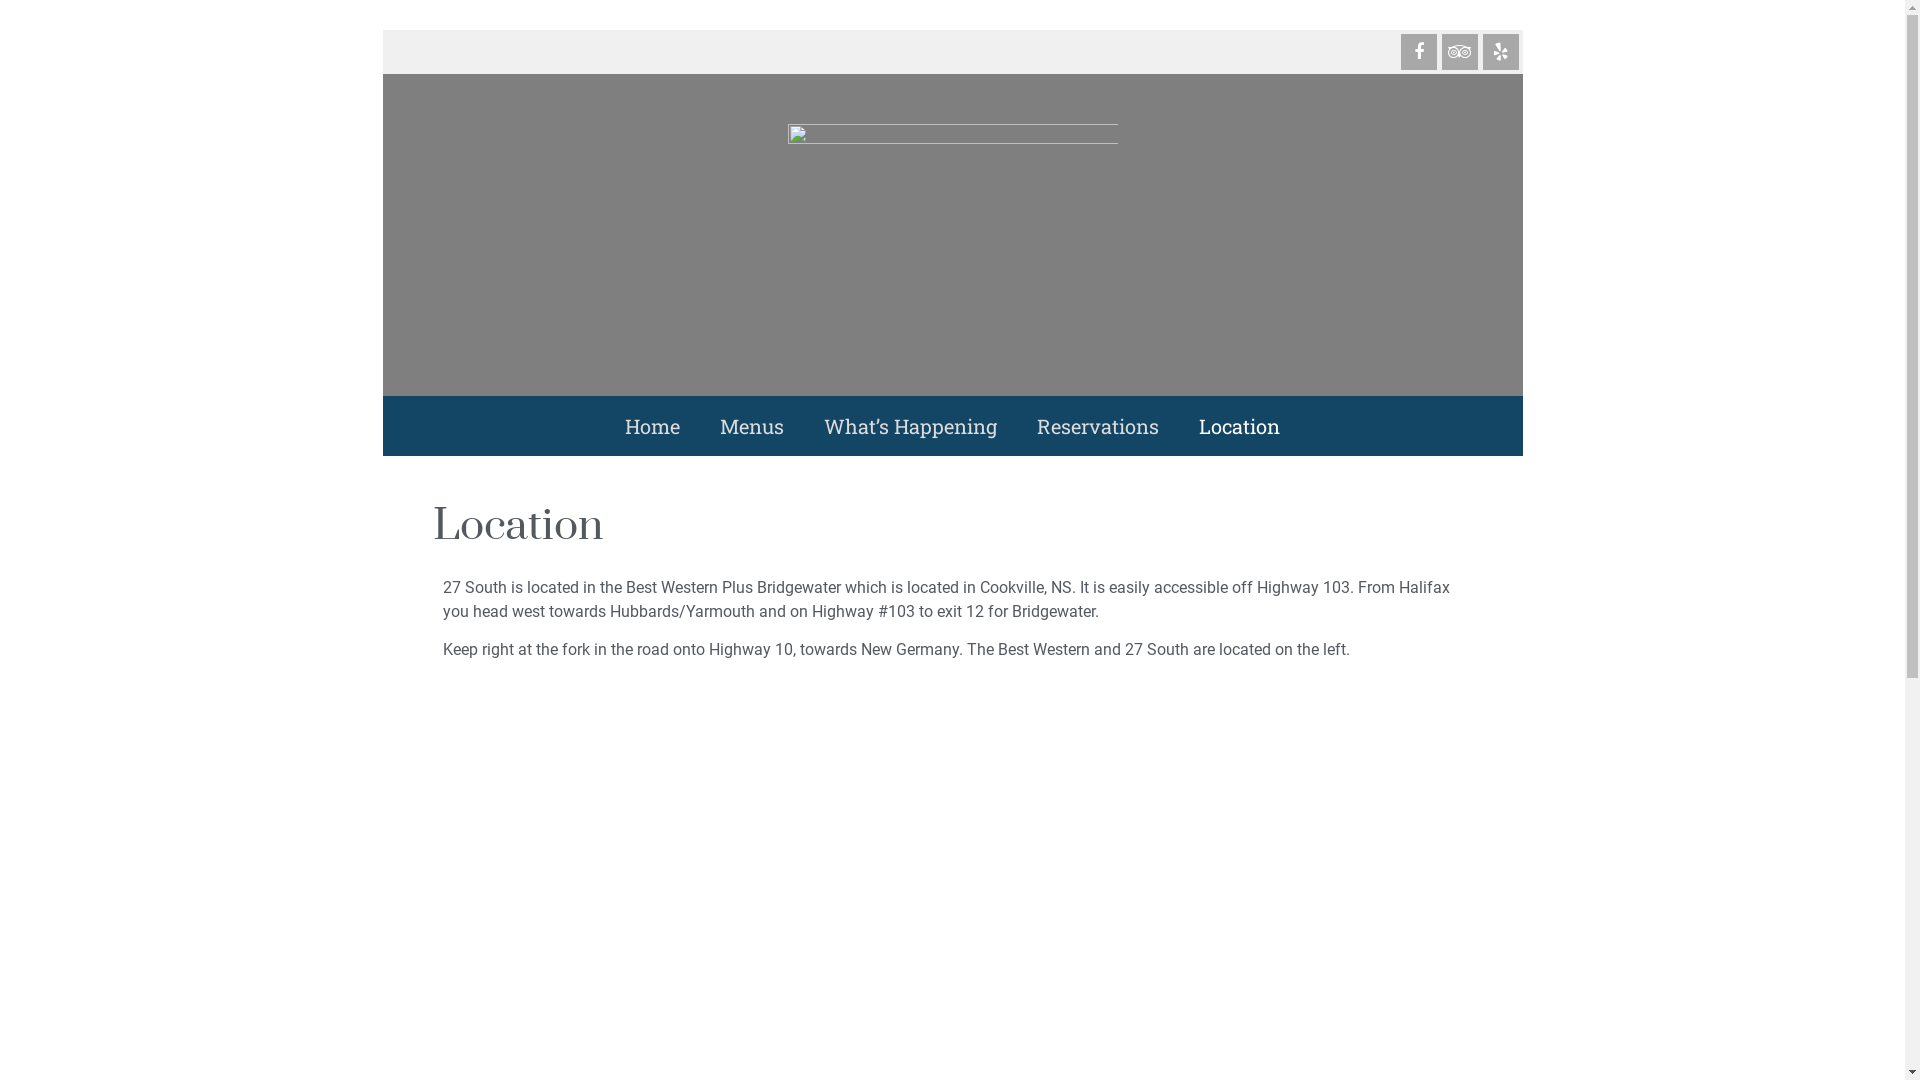 The height and width of the screenshot is (1080, 1920). I want to click on 'Location', so click(1238, 424).